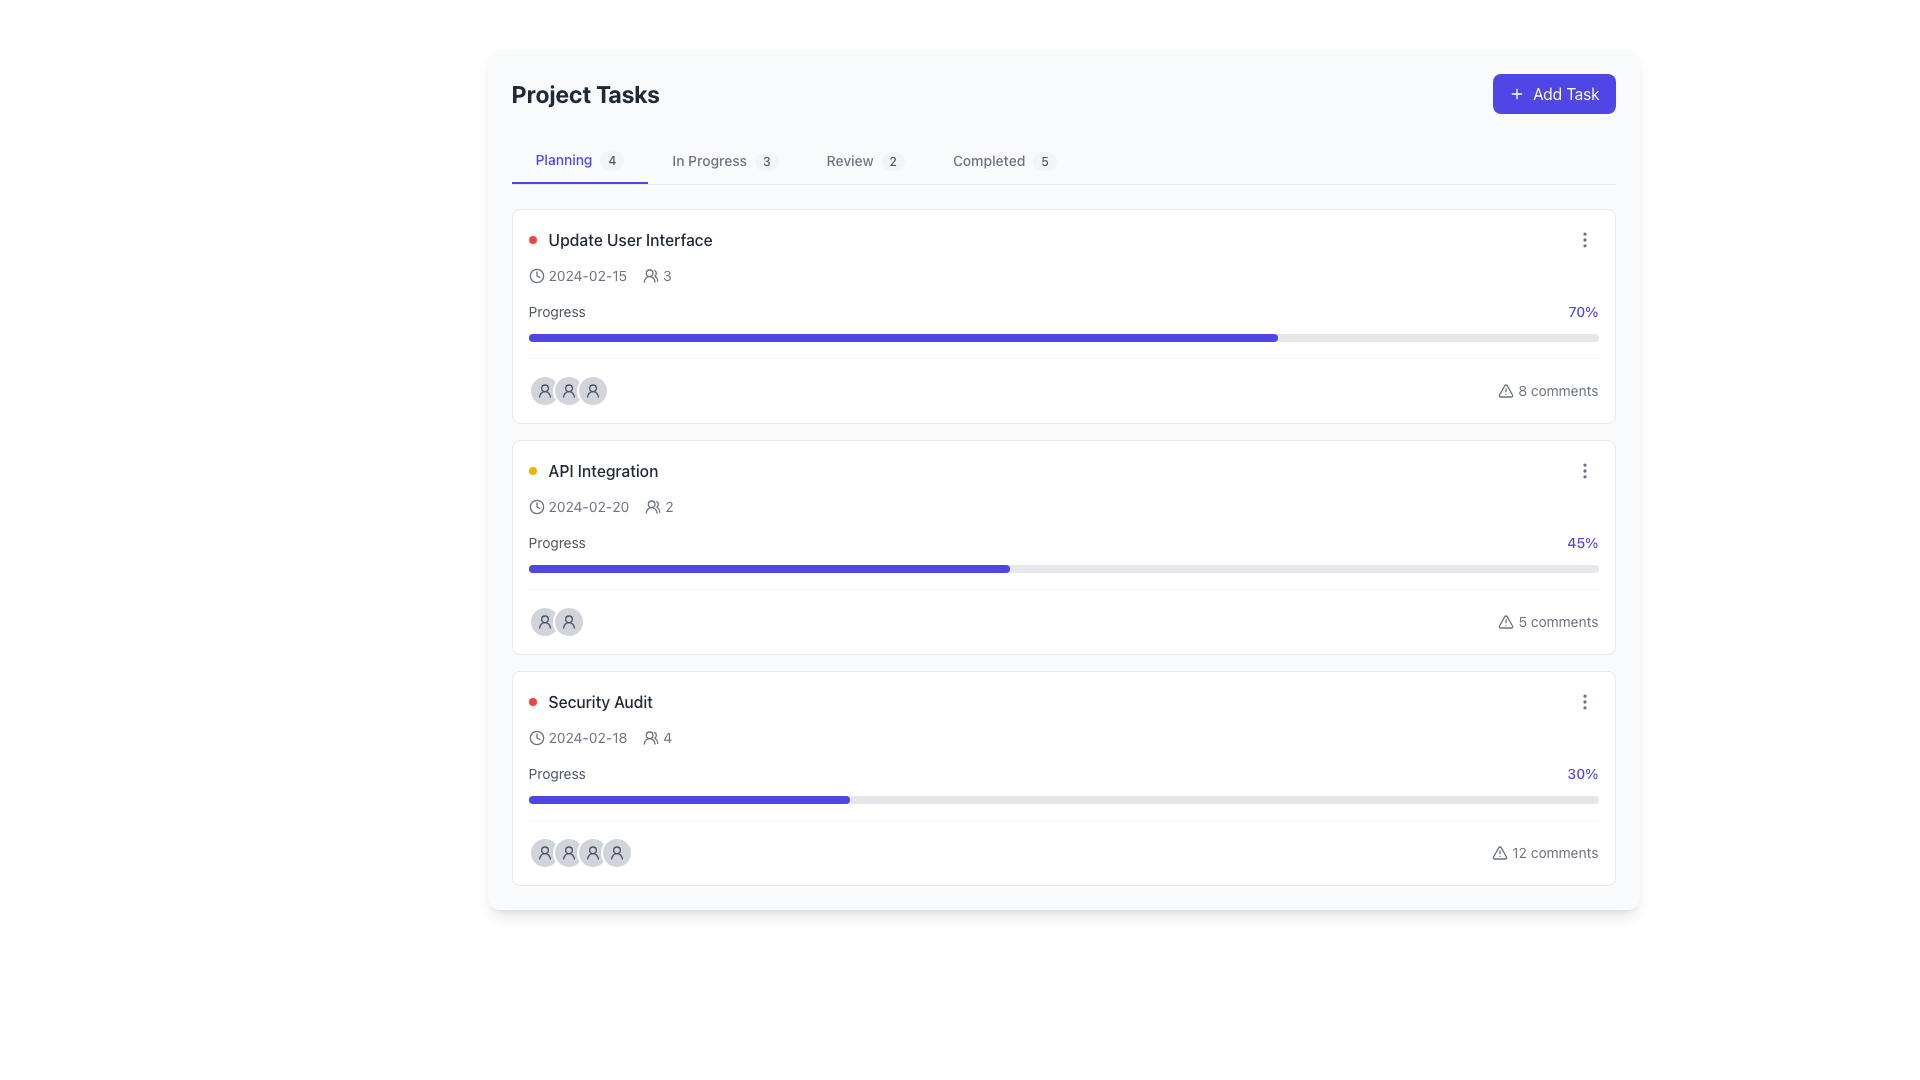 The image size is (1920, 1080). What do you see at coordinates (591, 852) in the screenshot?
I see `the third user avatar from the left in the row of user avatars at the bottom of the 'Security Audit' task section, which features a circular design with a gray background and a thin white border` at bounding box center [591, 852].